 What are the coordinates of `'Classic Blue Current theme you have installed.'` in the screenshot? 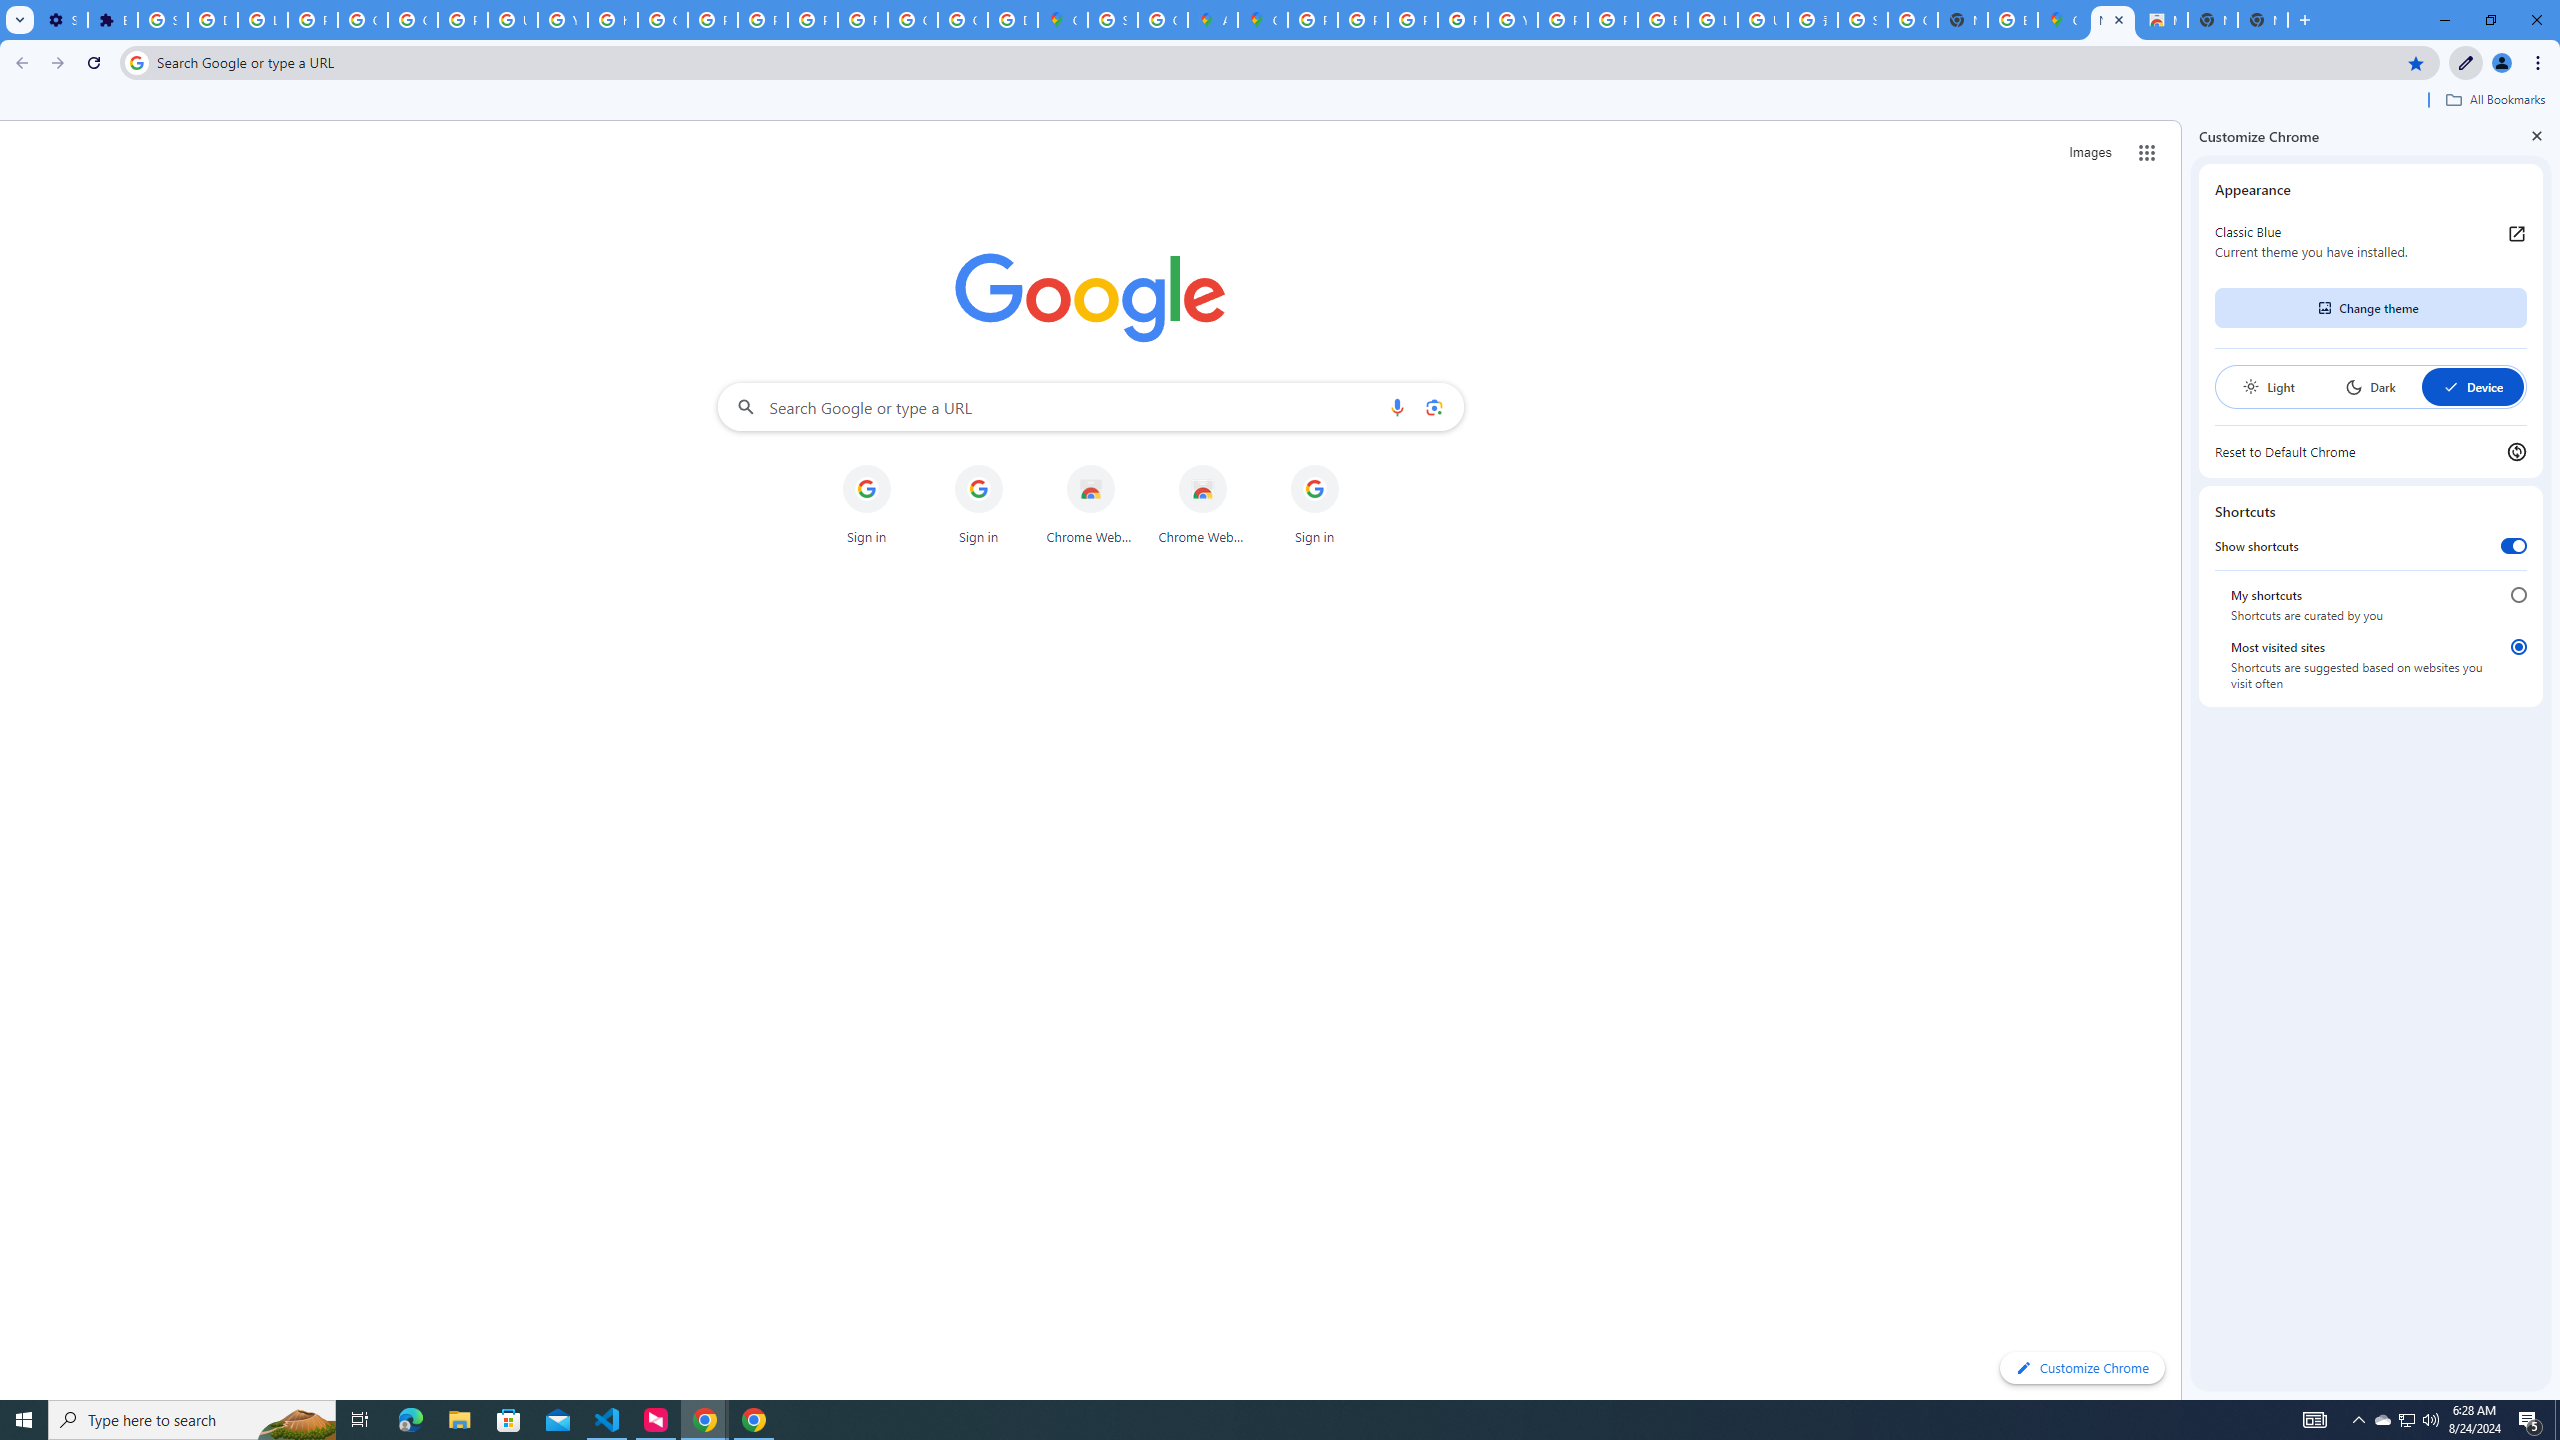 It's located at (2369, 241).